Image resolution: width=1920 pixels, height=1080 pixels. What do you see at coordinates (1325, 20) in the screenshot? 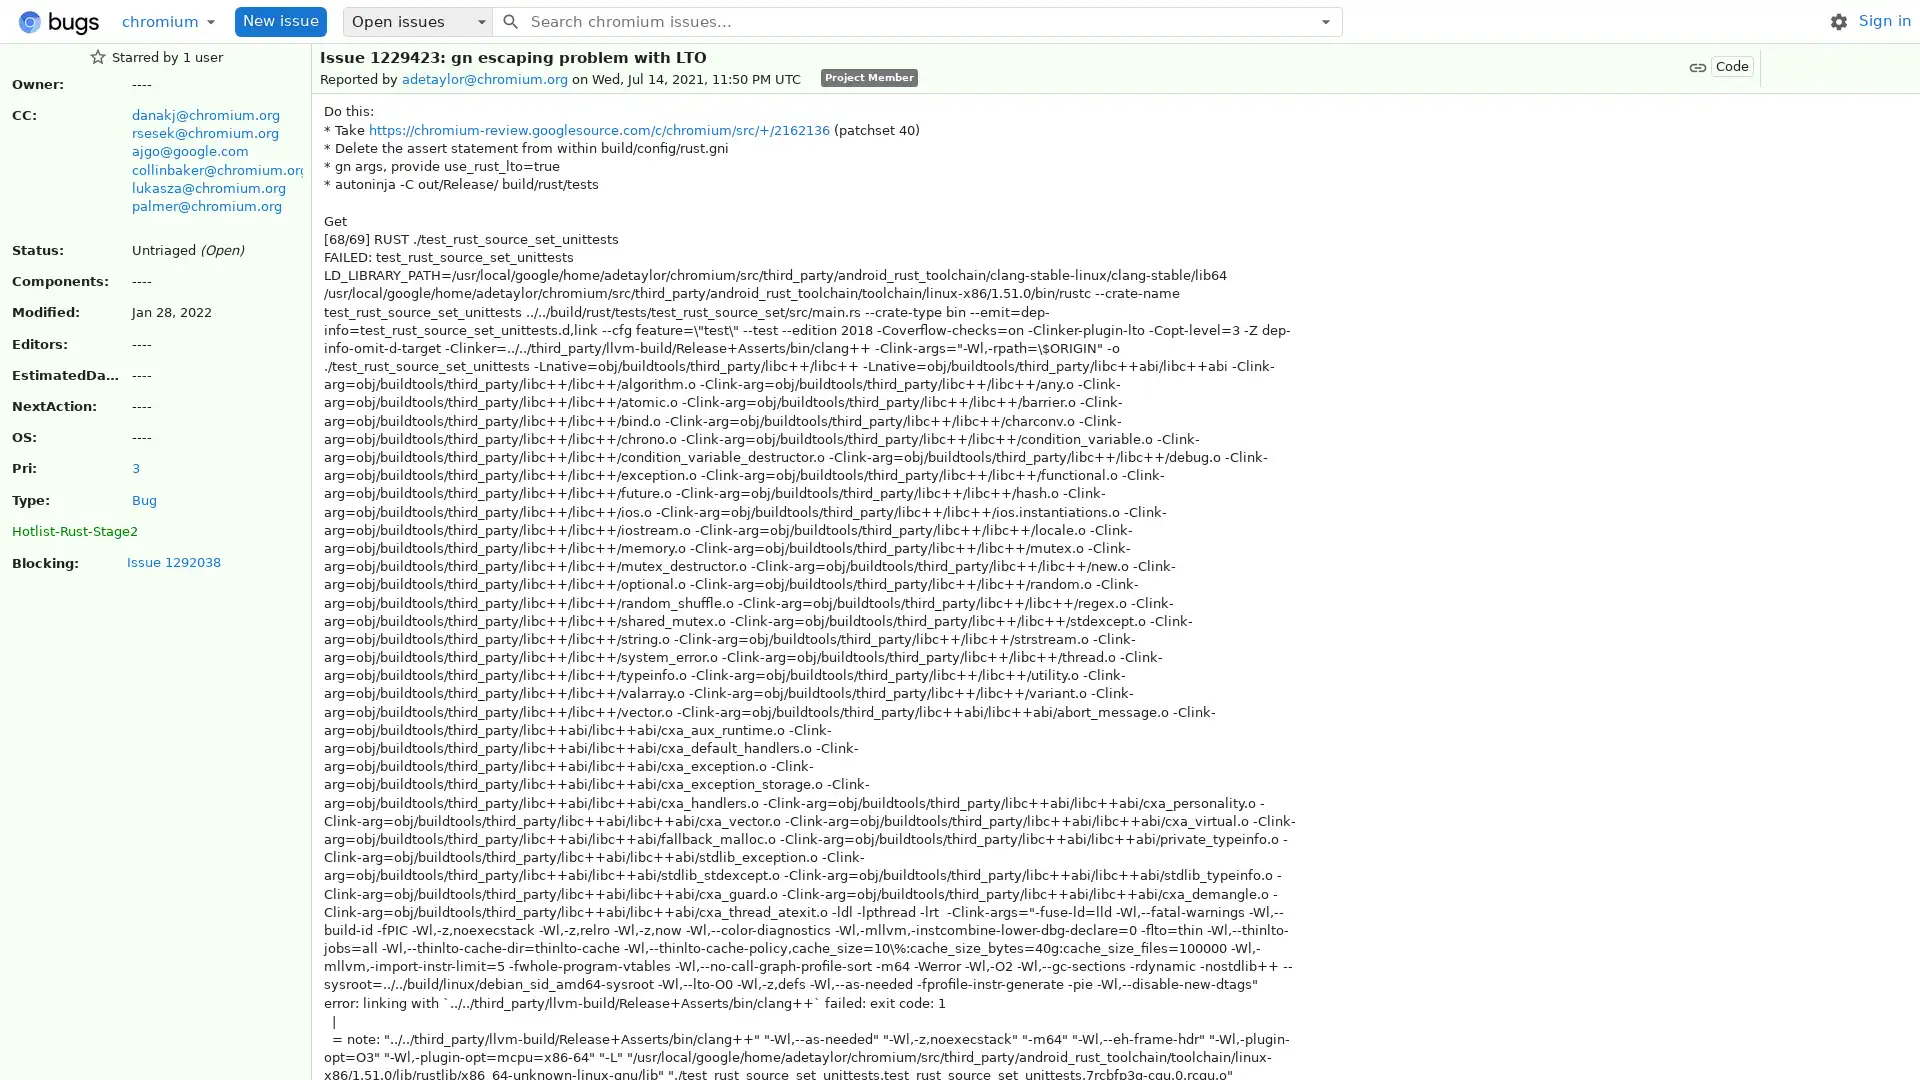
I see `Search options` at bounding box center [1325, 20].